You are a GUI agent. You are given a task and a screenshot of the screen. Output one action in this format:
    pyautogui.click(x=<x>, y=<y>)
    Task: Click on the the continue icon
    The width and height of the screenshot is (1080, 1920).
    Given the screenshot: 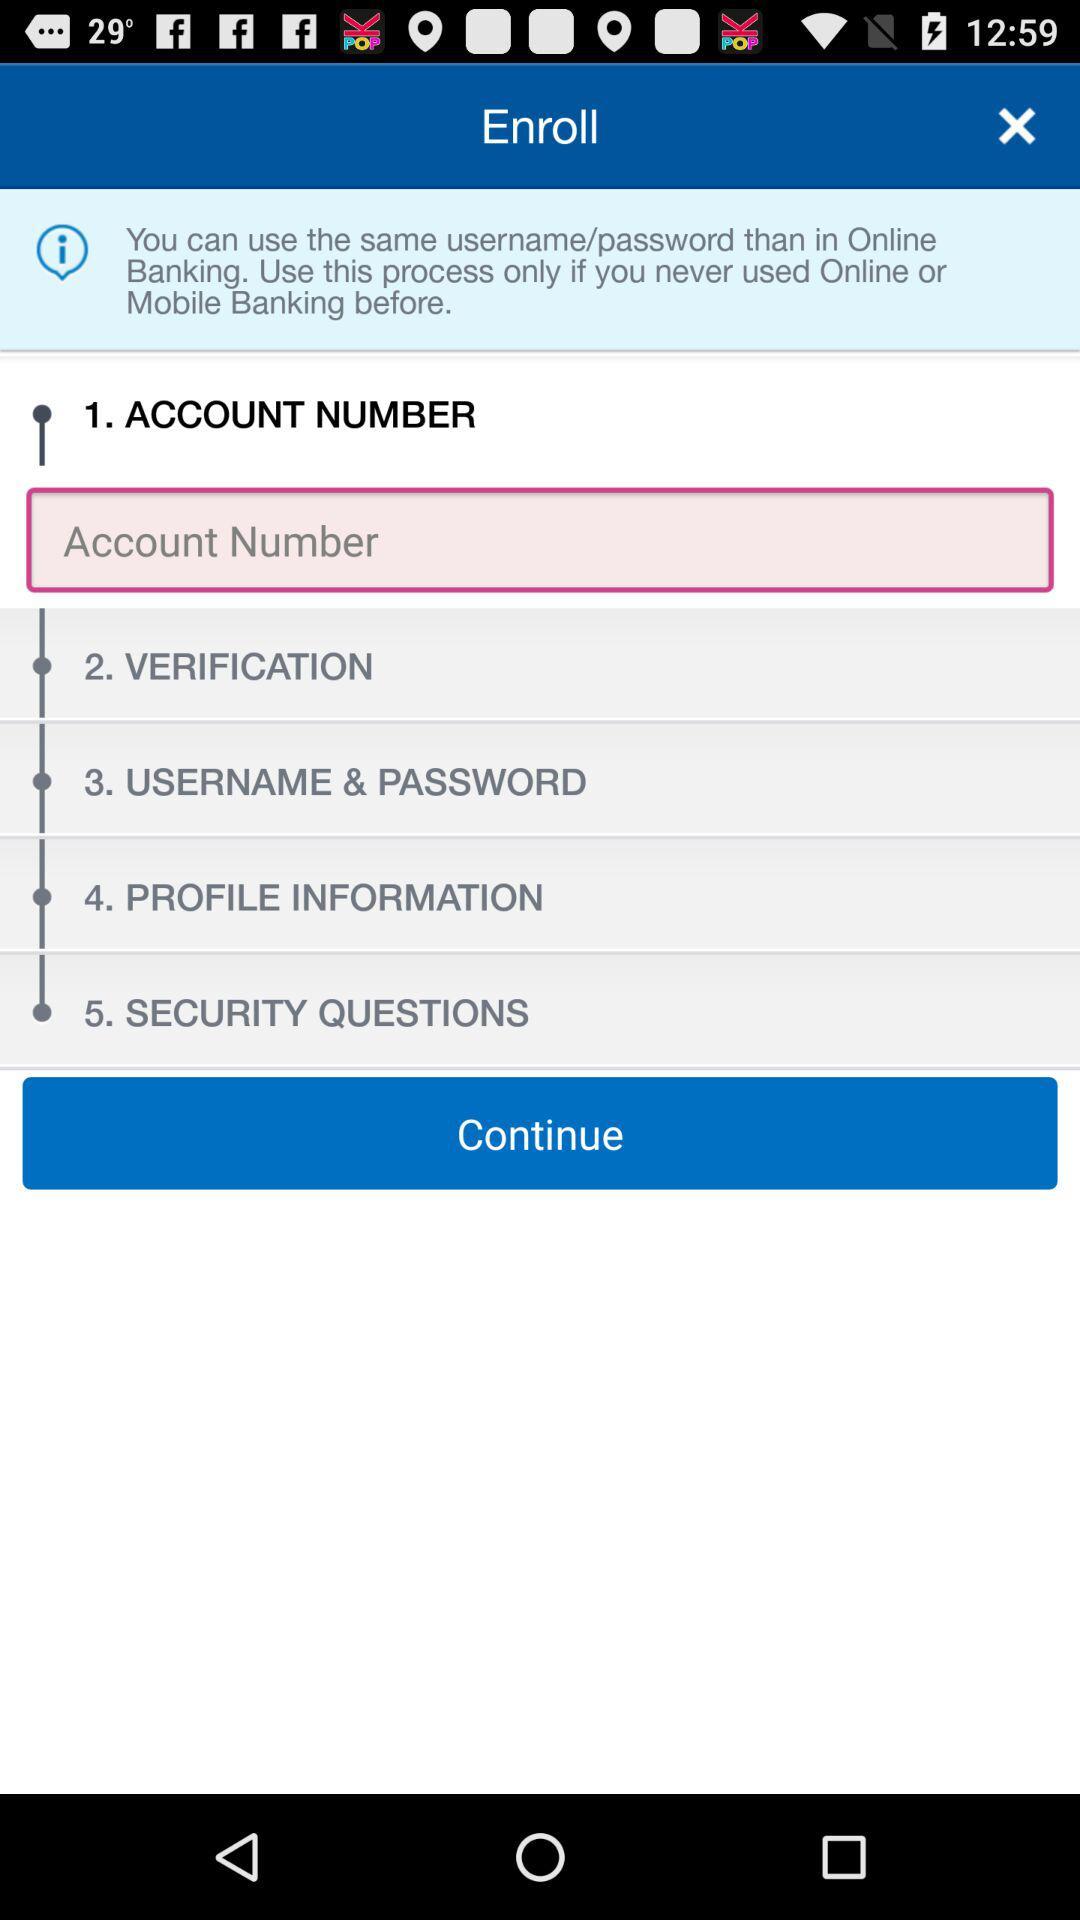 What is the action you would take?
    pyautogui.click(x=540, y=1133)
    